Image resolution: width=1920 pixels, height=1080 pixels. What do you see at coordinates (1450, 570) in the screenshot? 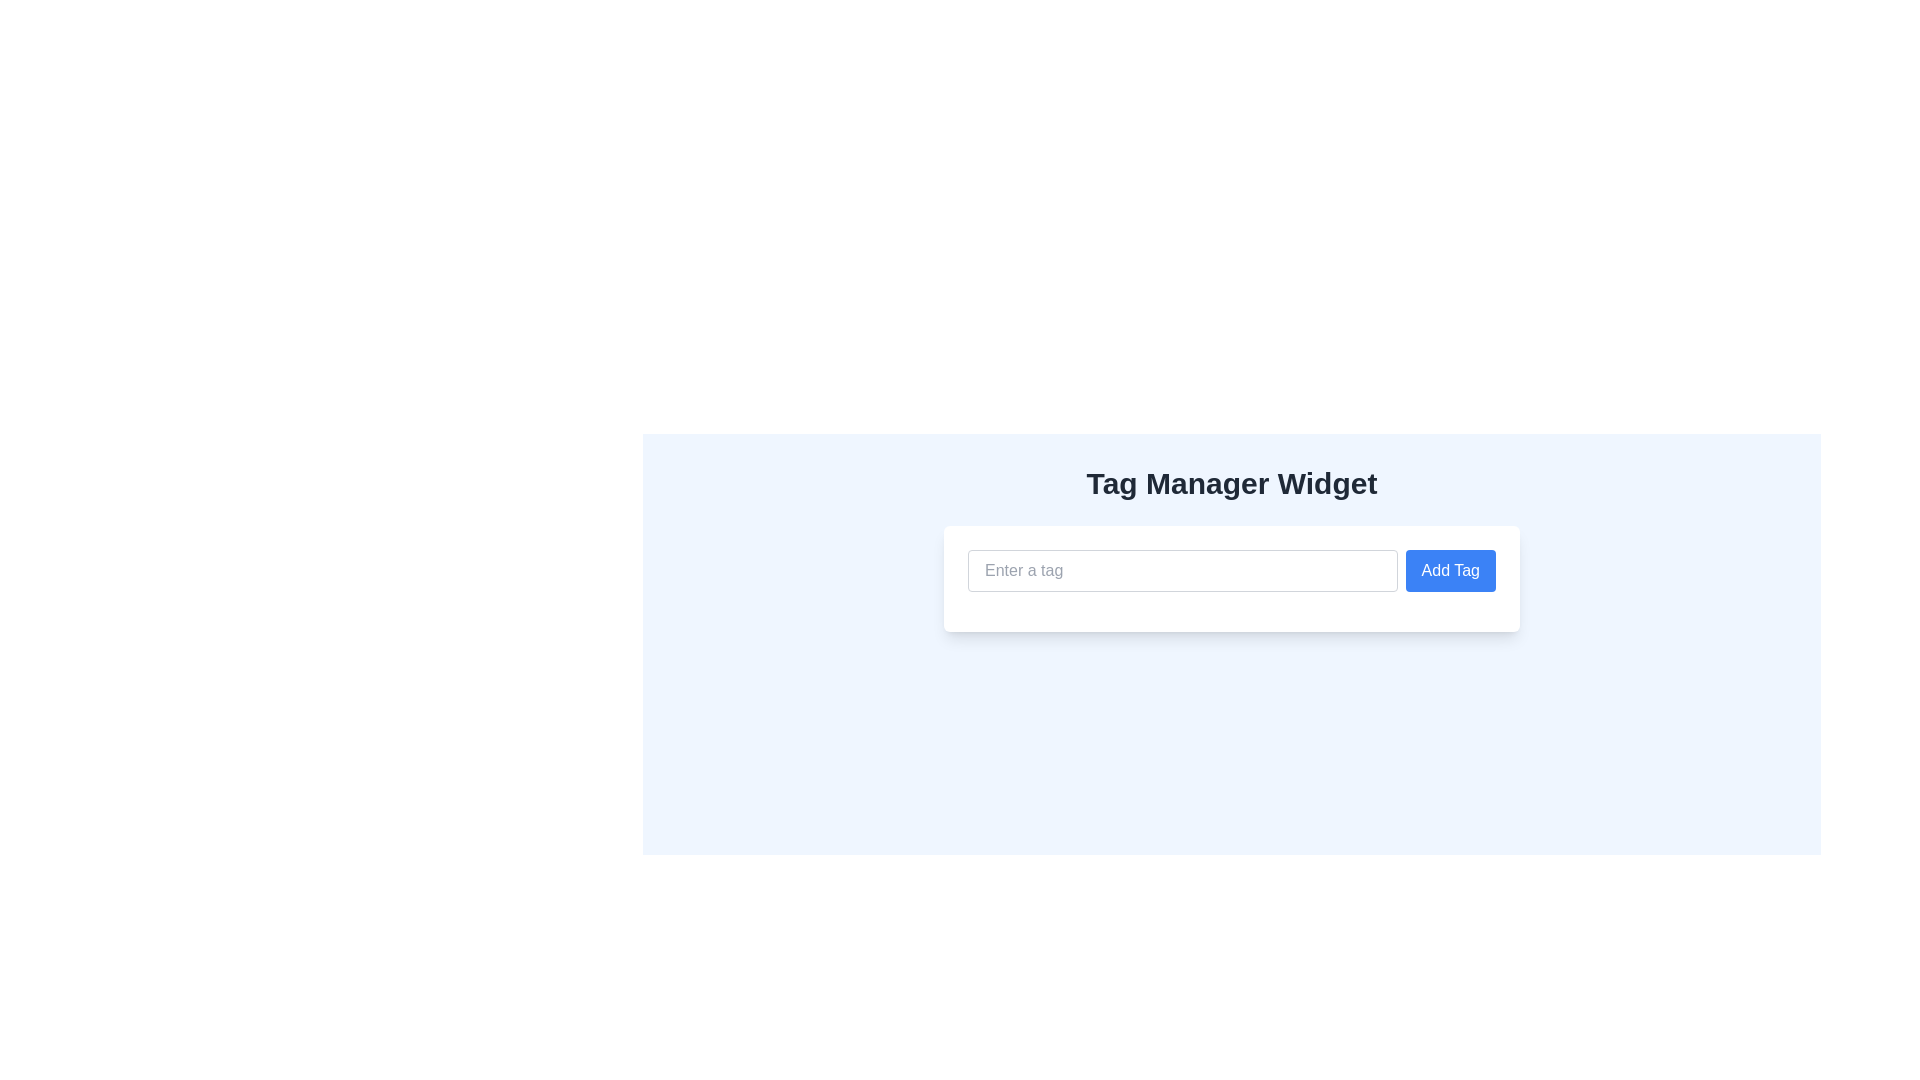
I see `the 'Add Tag' button with a bold blue background and white text` at bounding box center [1450, 570].